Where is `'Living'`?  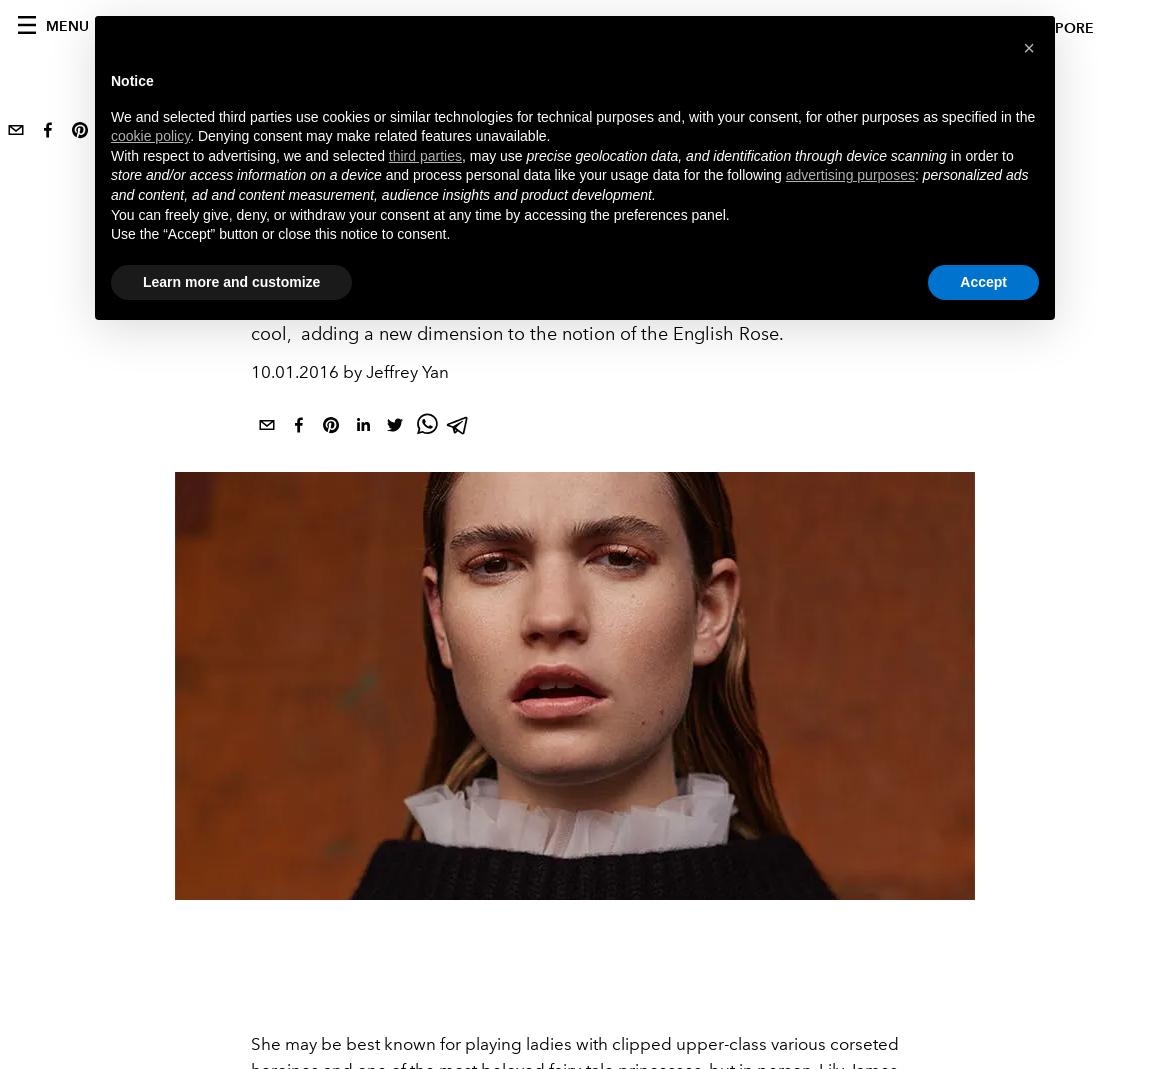 'Living' is located at coordinates (279, 209).